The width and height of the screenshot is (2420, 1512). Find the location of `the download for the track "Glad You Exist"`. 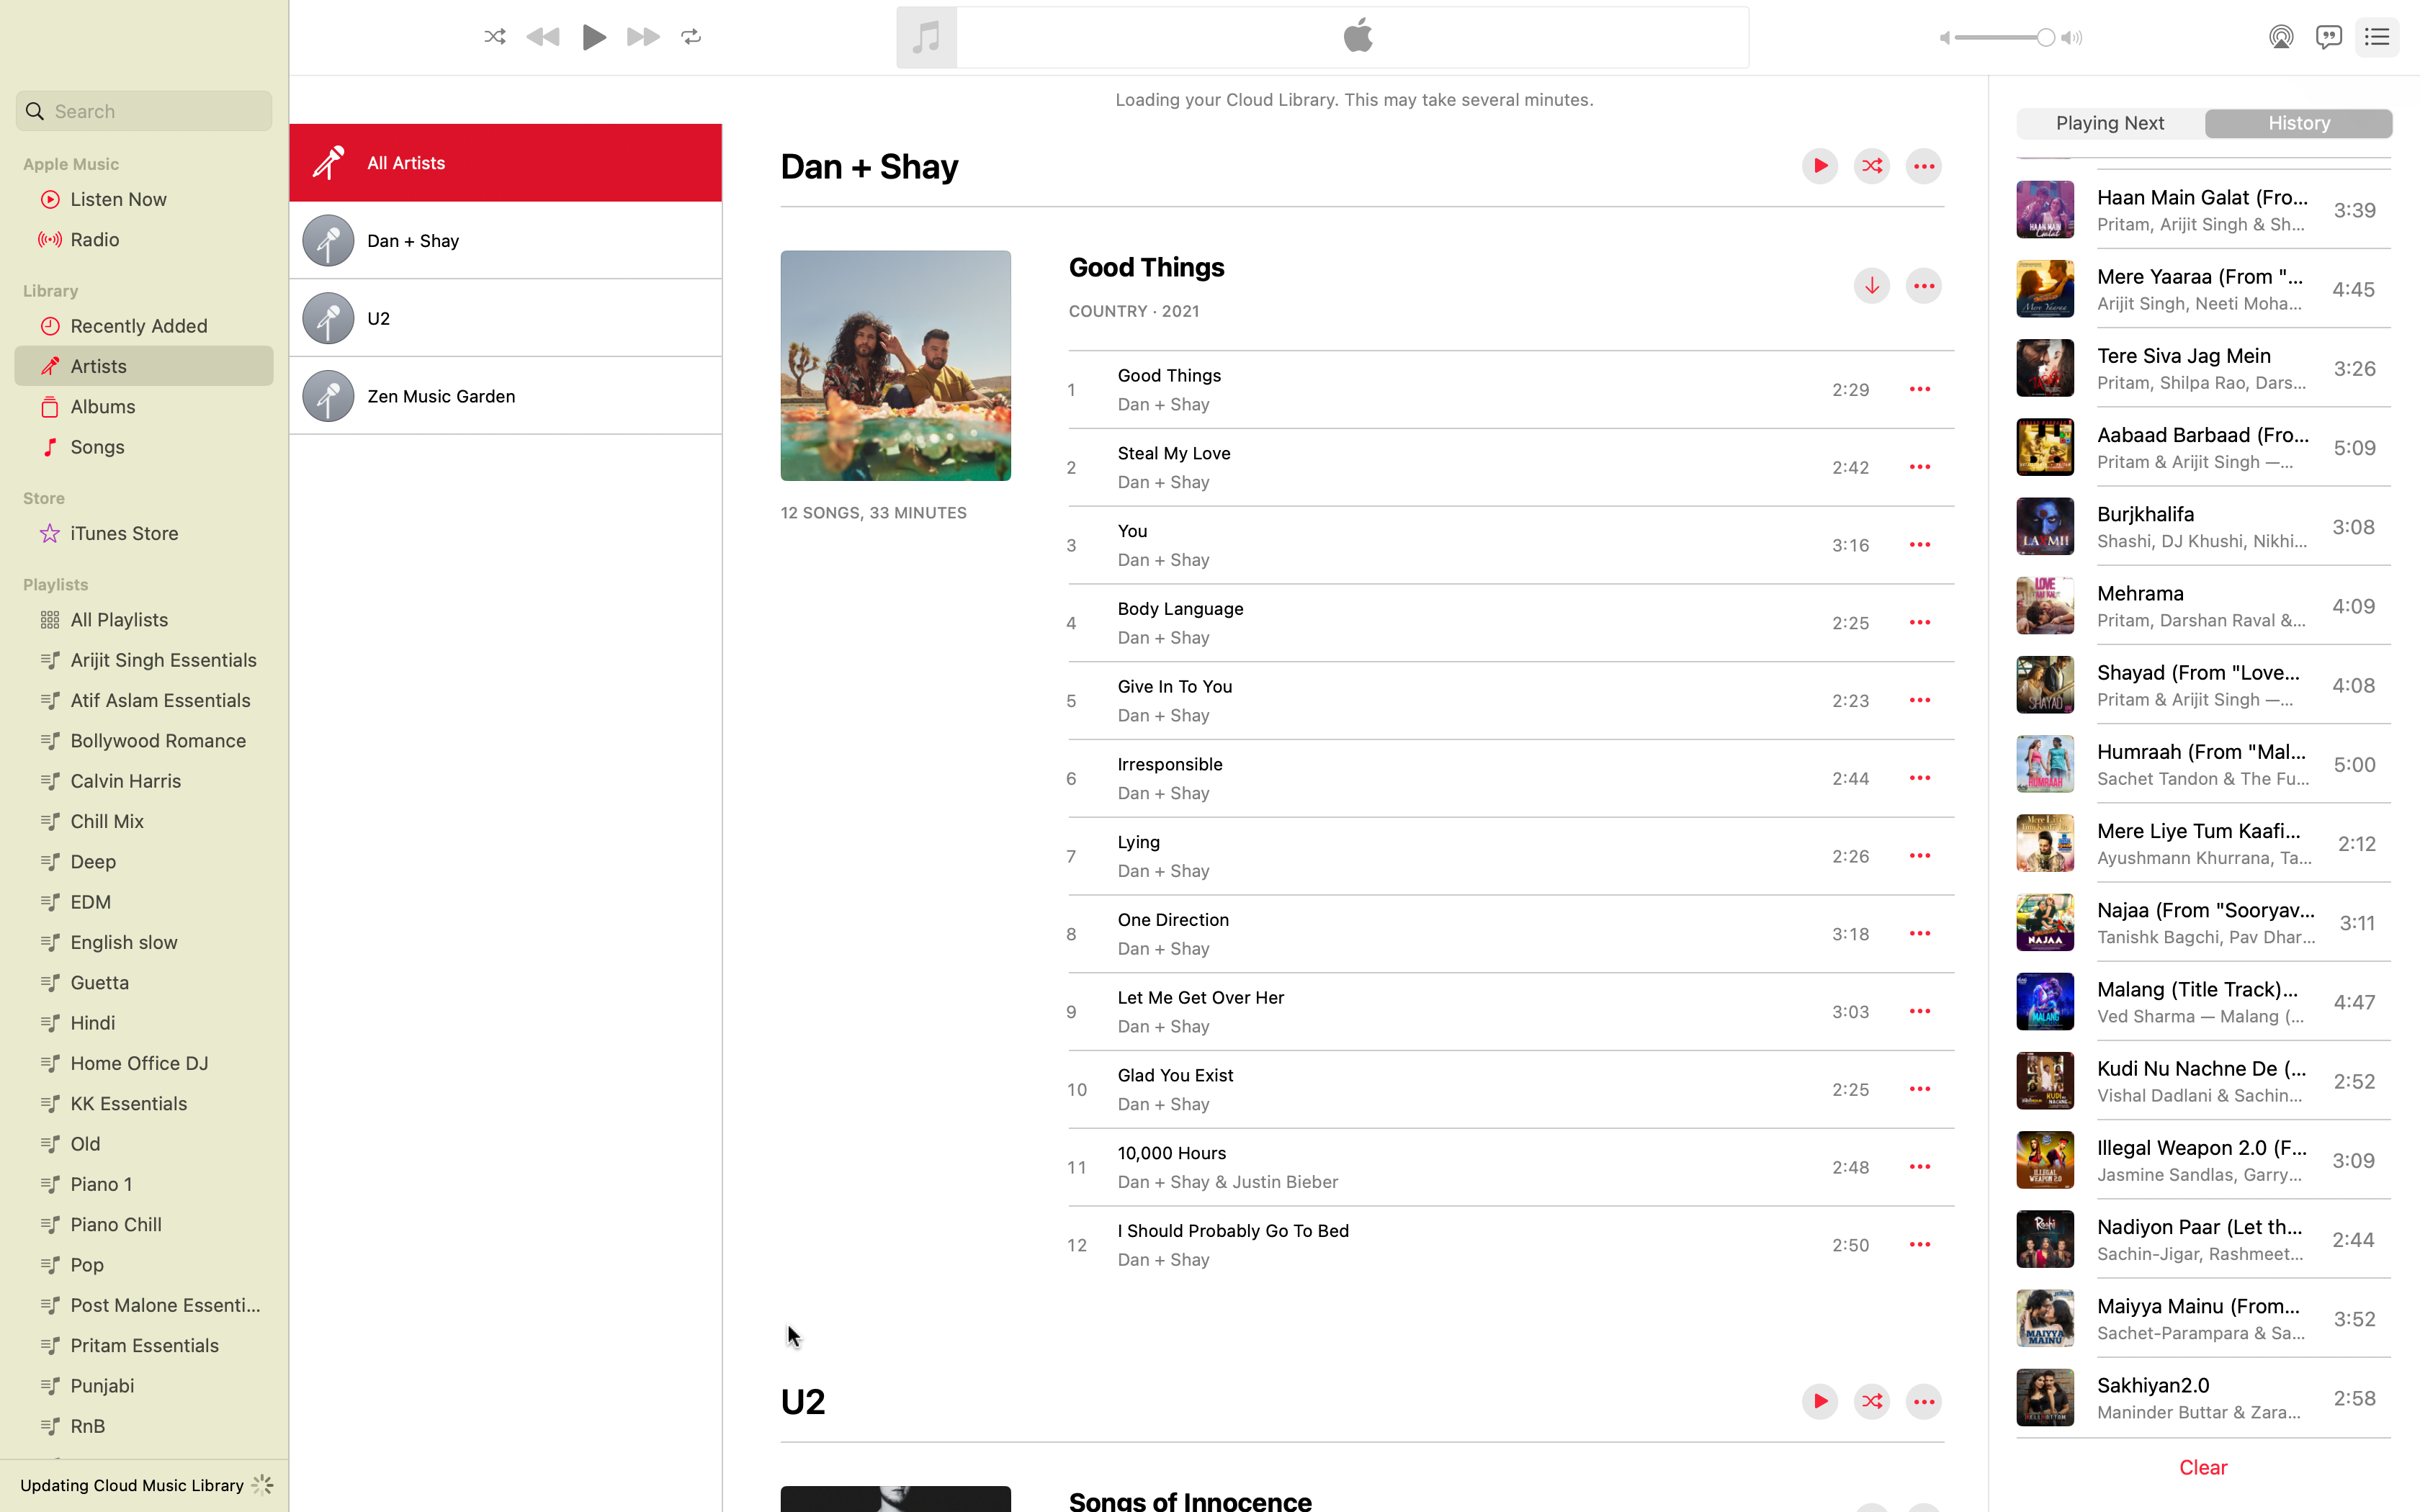

the download for the track "Glad You Exist" is located at coordinates (1465, 1088).